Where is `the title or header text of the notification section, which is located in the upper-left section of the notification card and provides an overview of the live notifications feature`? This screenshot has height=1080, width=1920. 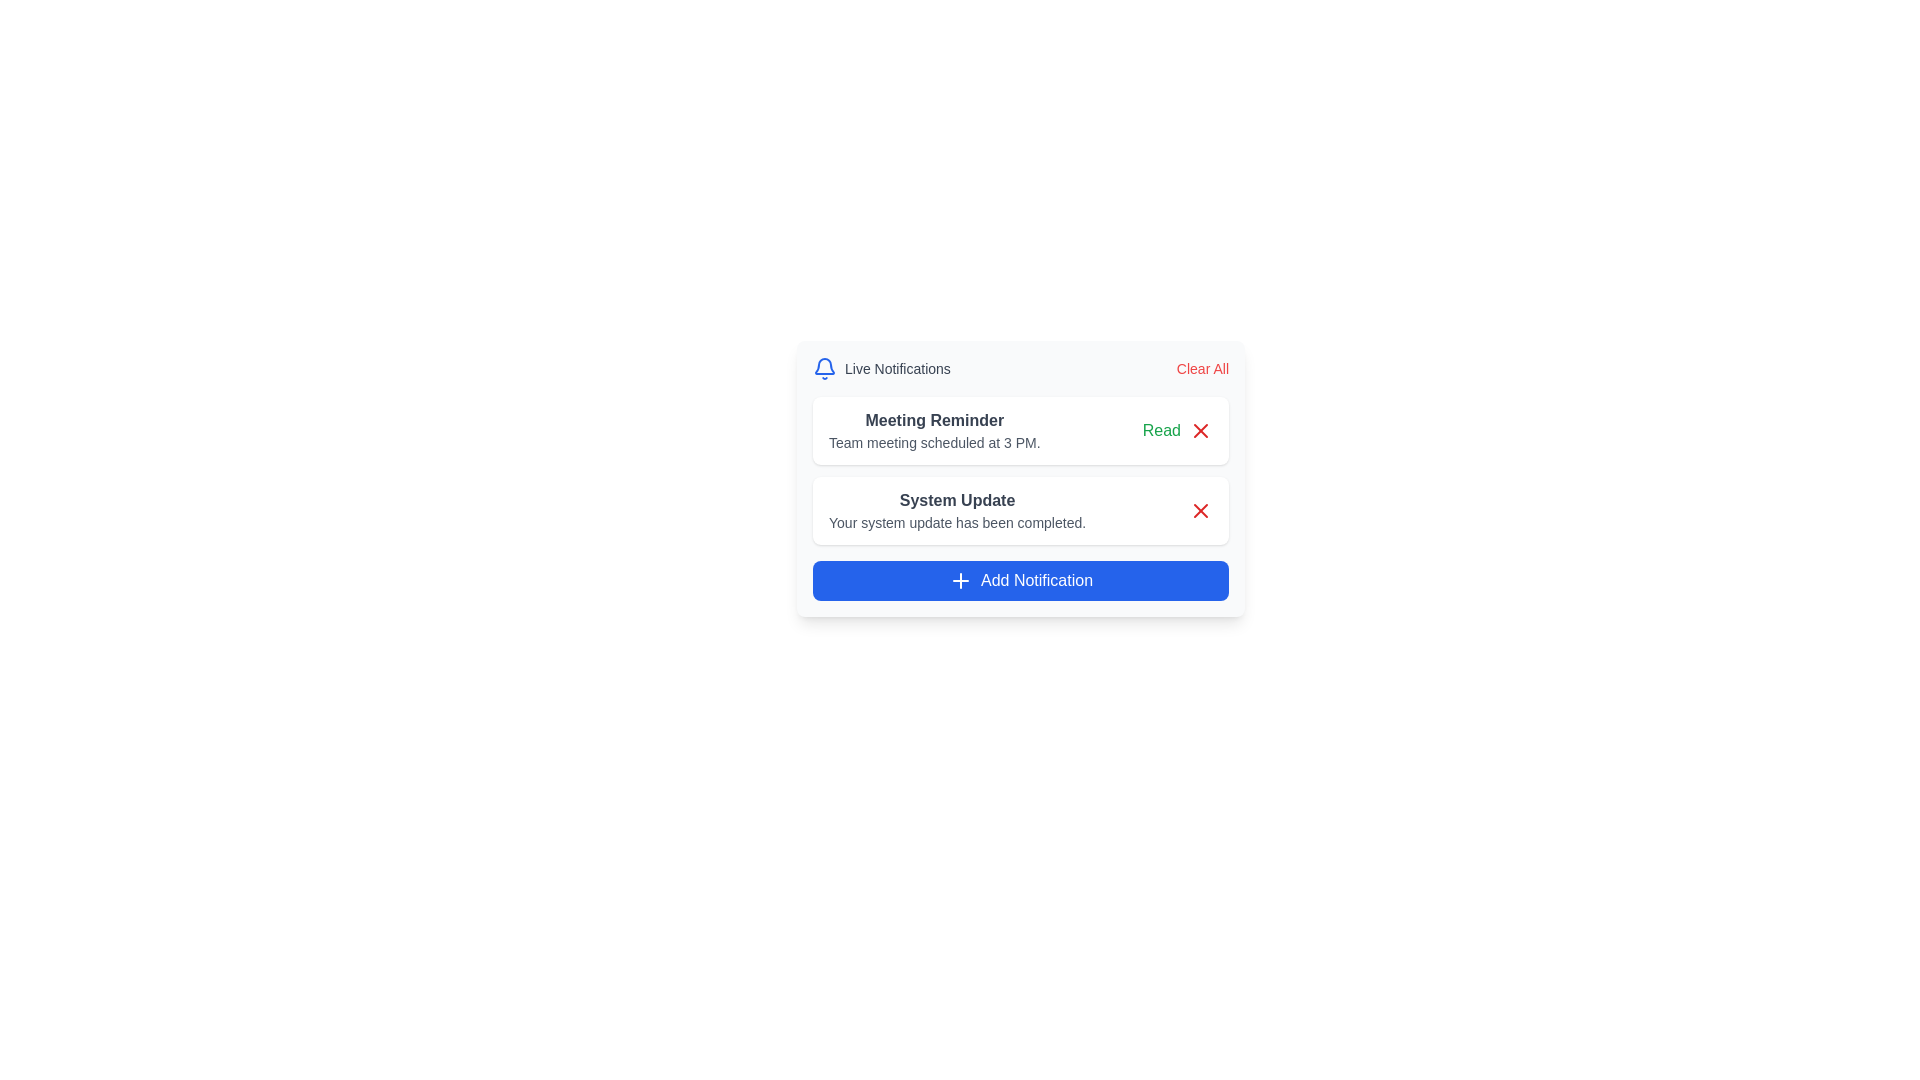
the title or header text of the notification section, which is located in the upper-left section of the notification card and provides an overview of the live notifications feature is located at coordinates (880, 369).